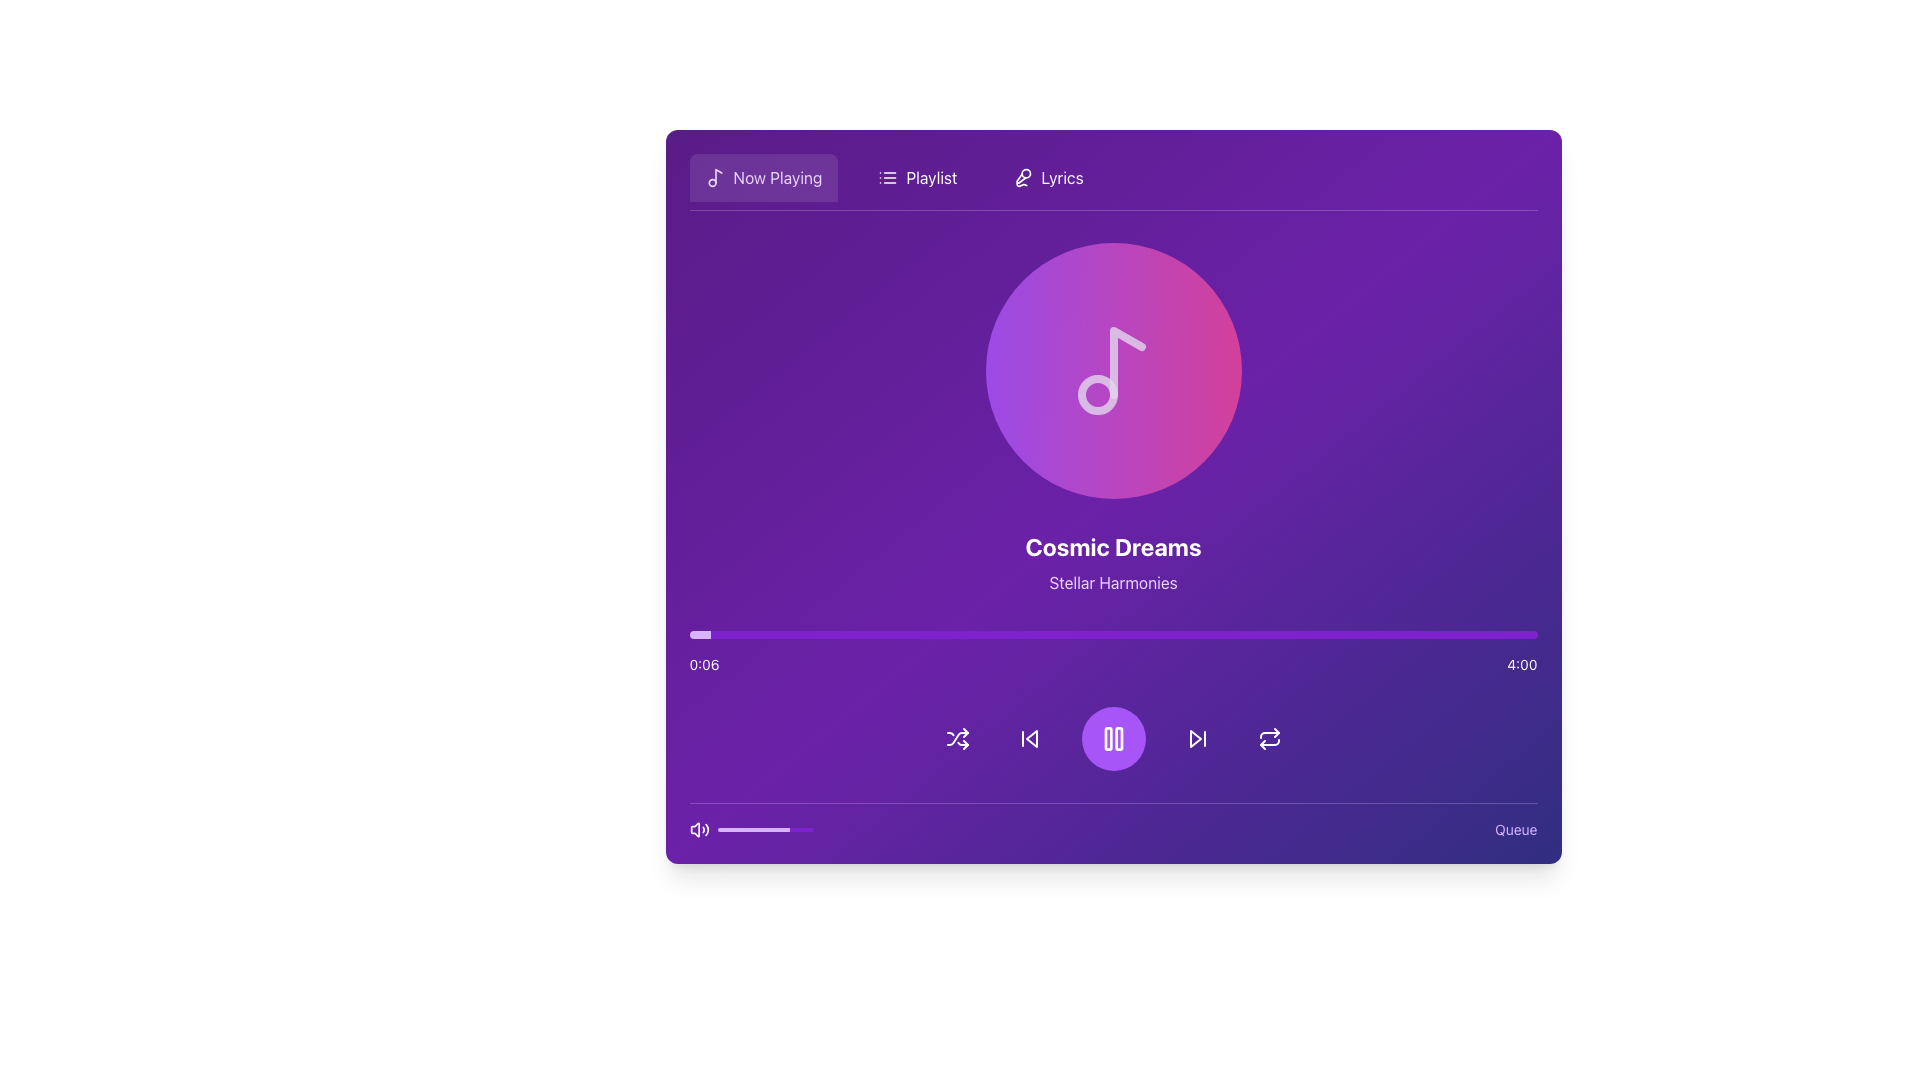  I want to click on the repeat playback button located immediately to the right of the skip-forward button, which activates the repeat playback mode for the current media or playlist, so click(1268, 739).